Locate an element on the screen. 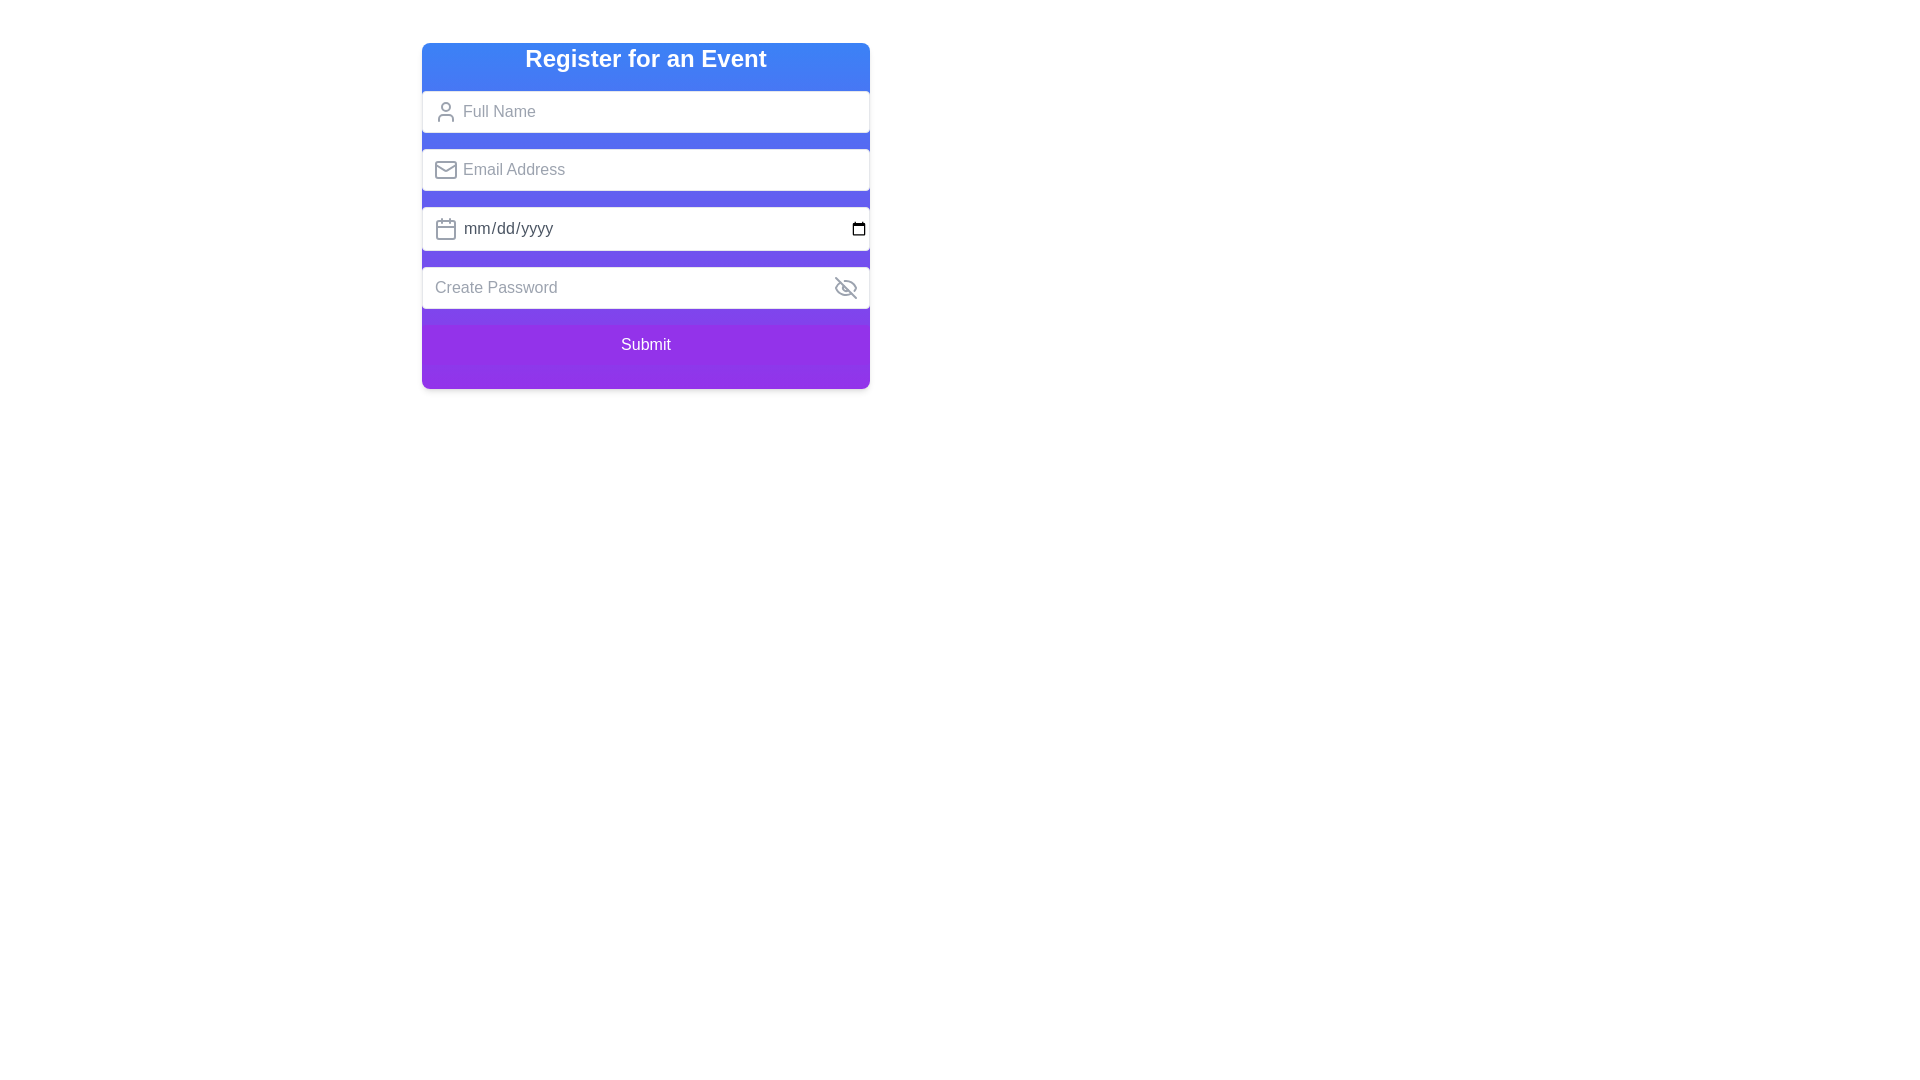 This screenshot has width=1920, height=1080. the 'hide password' icon located at the far right end of the 'Create Password' input field is located at coordinates (845, 288).